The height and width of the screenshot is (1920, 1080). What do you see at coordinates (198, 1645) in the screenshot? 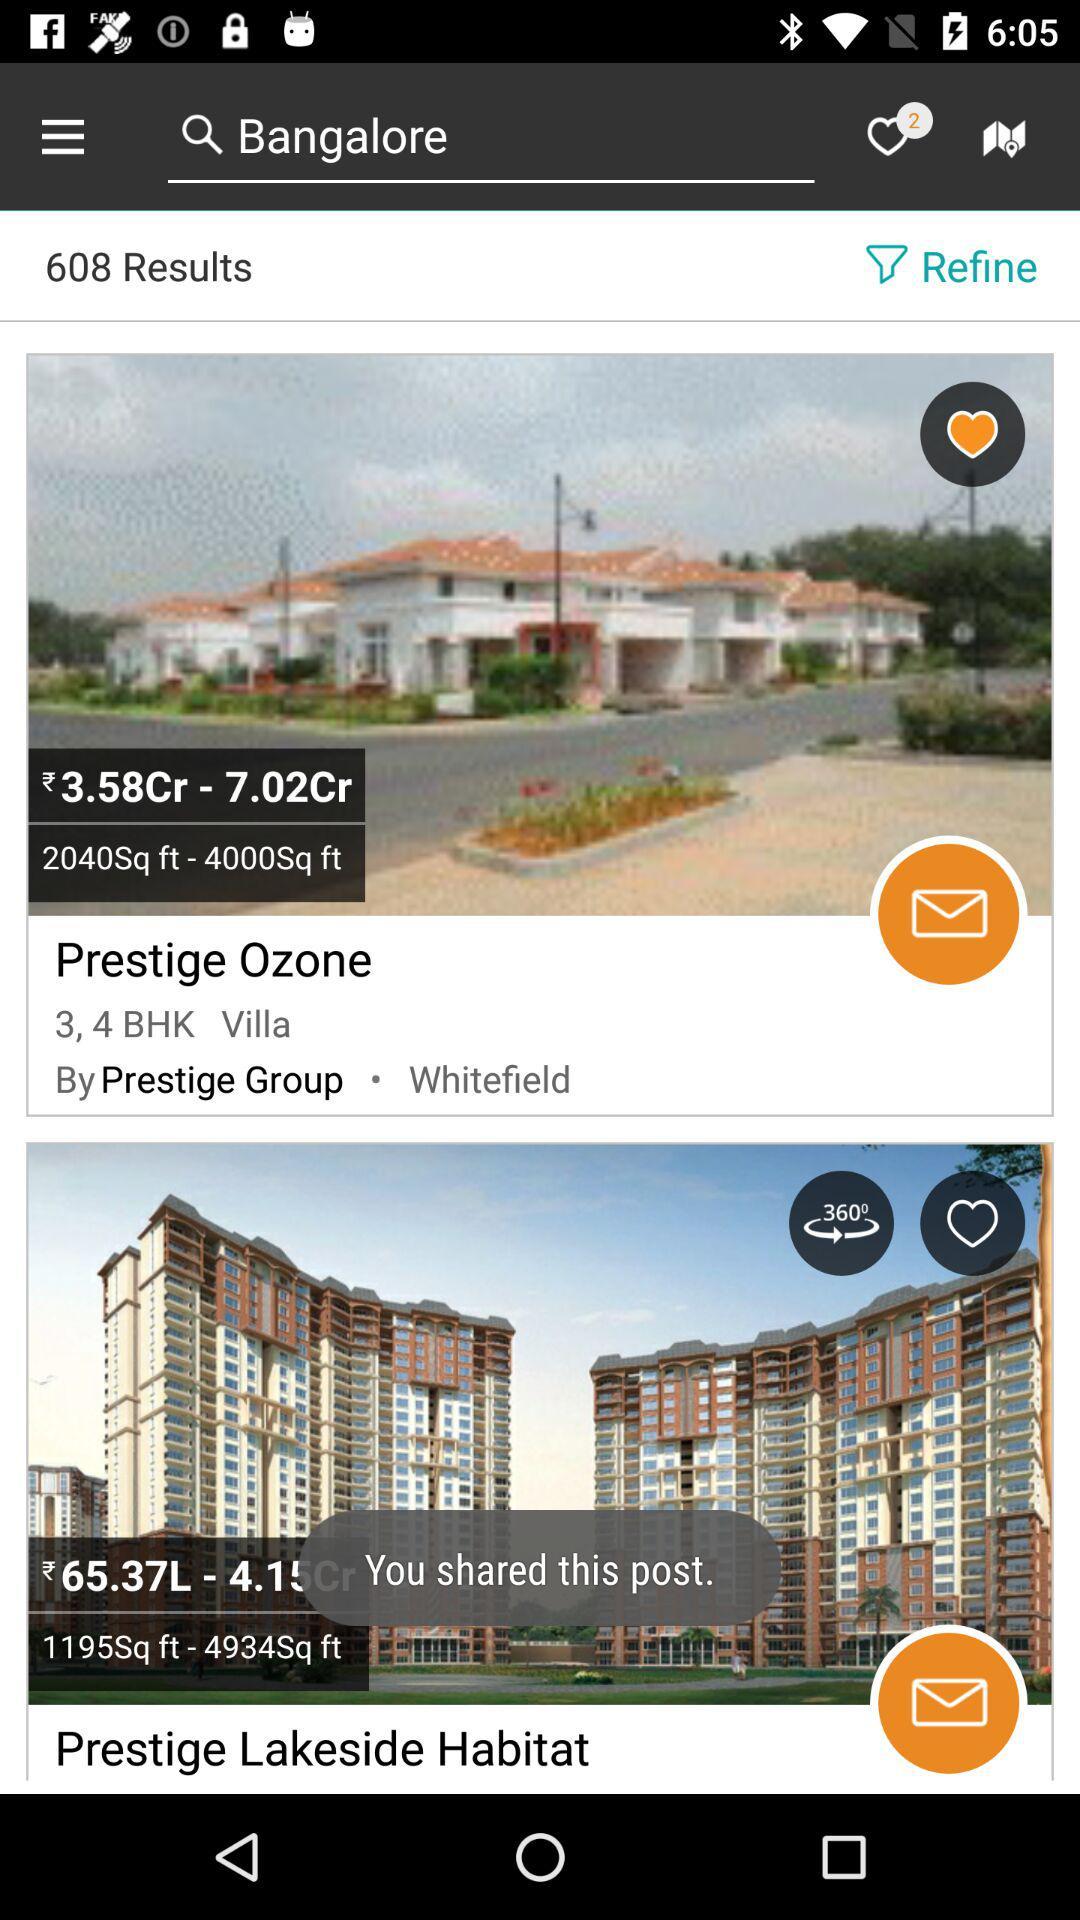
I see `icon above the prestige lakeside habitat item` at bounding box center [198, 1645].